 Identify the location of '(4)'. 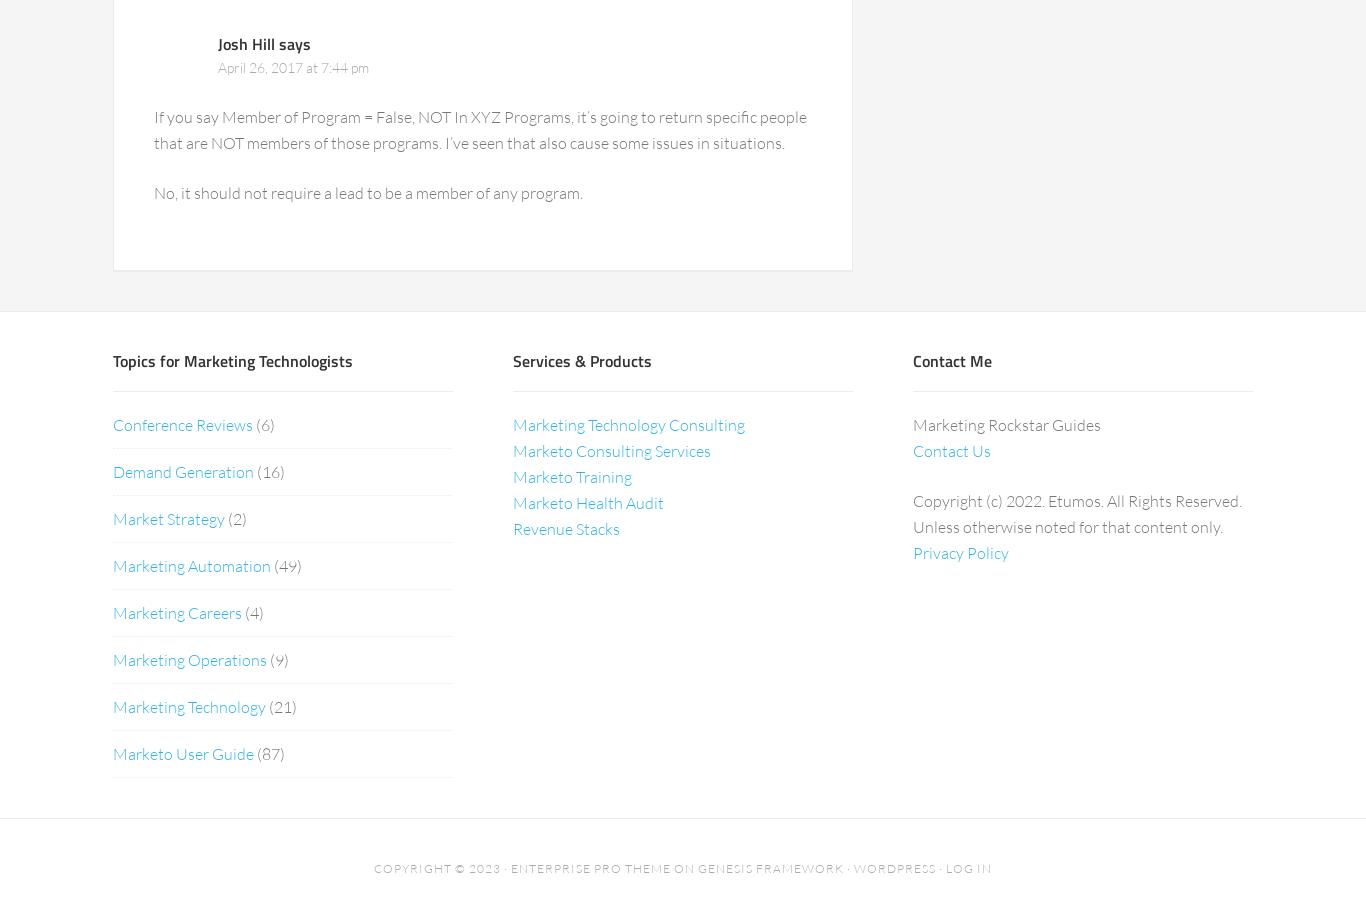
(252, 611).